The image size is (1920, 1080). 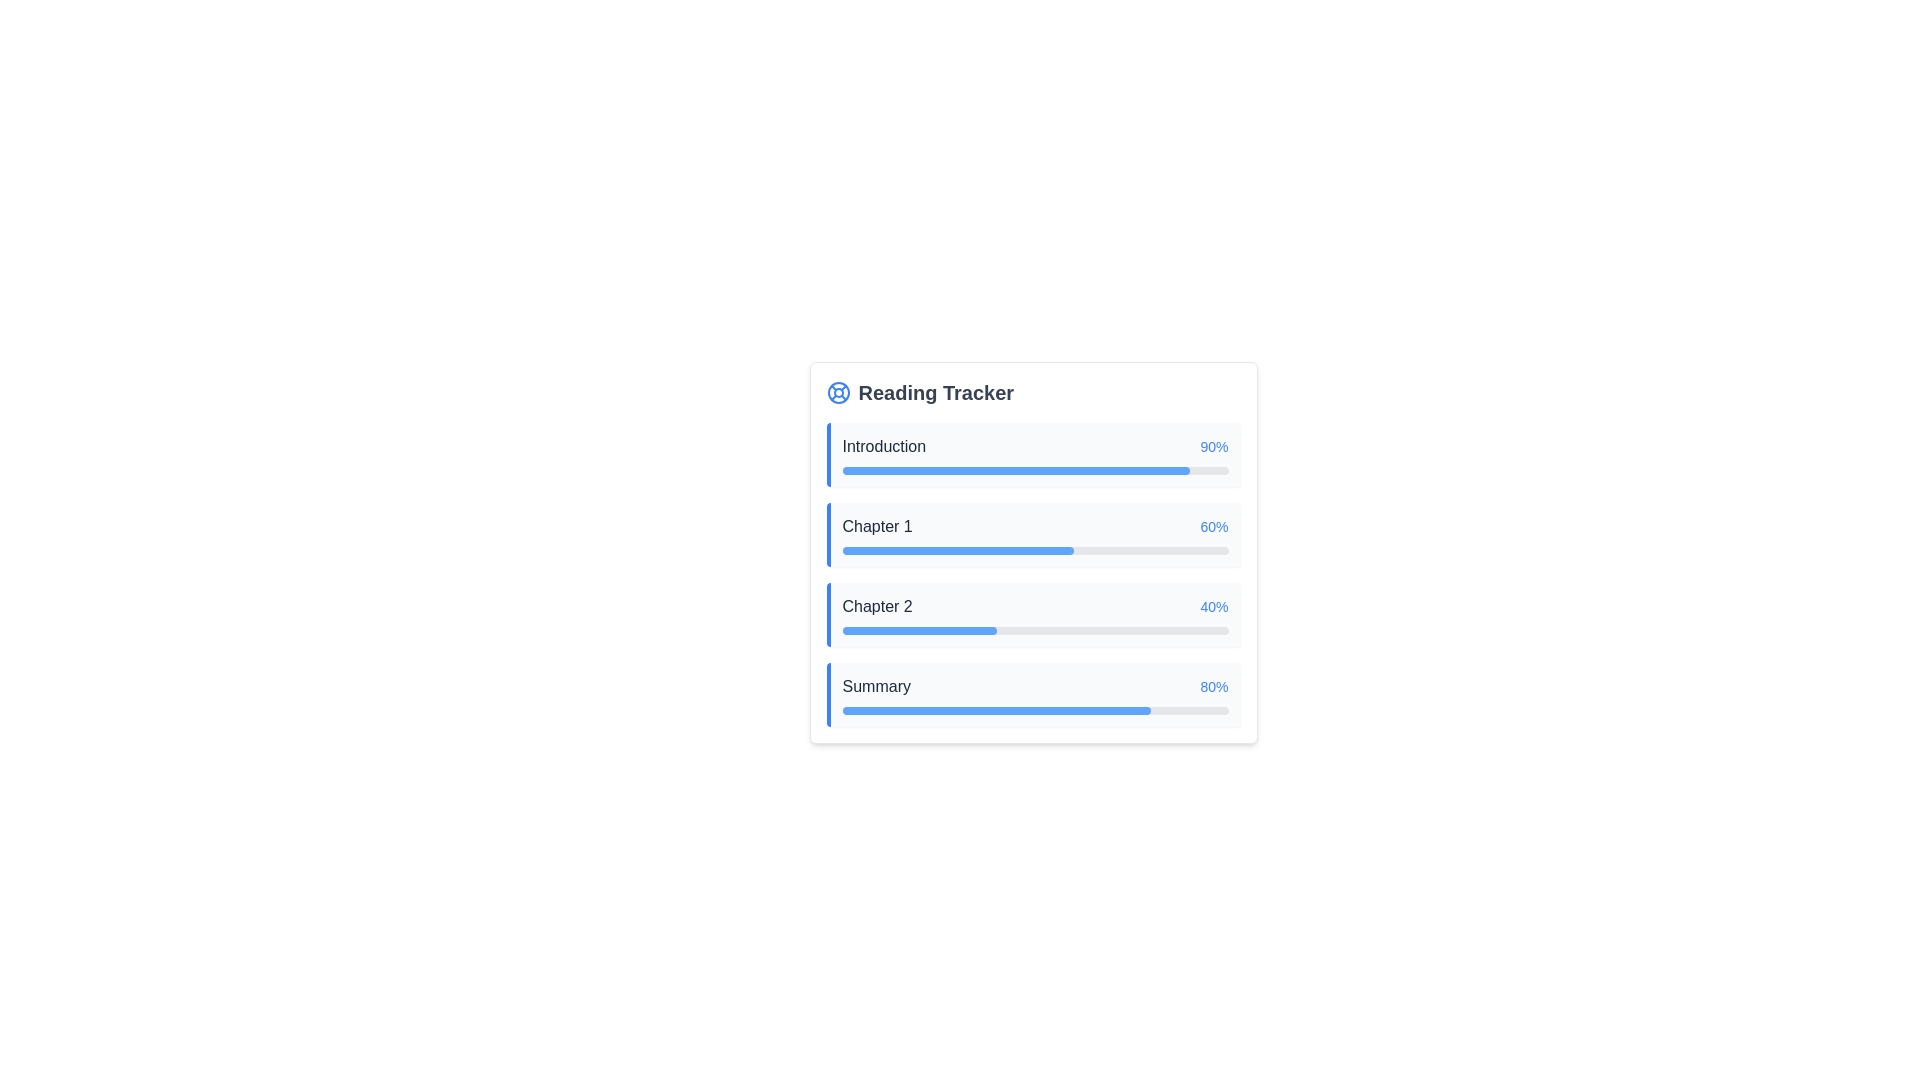 What do you see at coordinates (877, 605) in the screenshot?
I see `the chapter label in the third row of the 'Reading Tracker' widget, which is the leftmost element next to the '40%' progress indicator` at bounding box center [877, 605].